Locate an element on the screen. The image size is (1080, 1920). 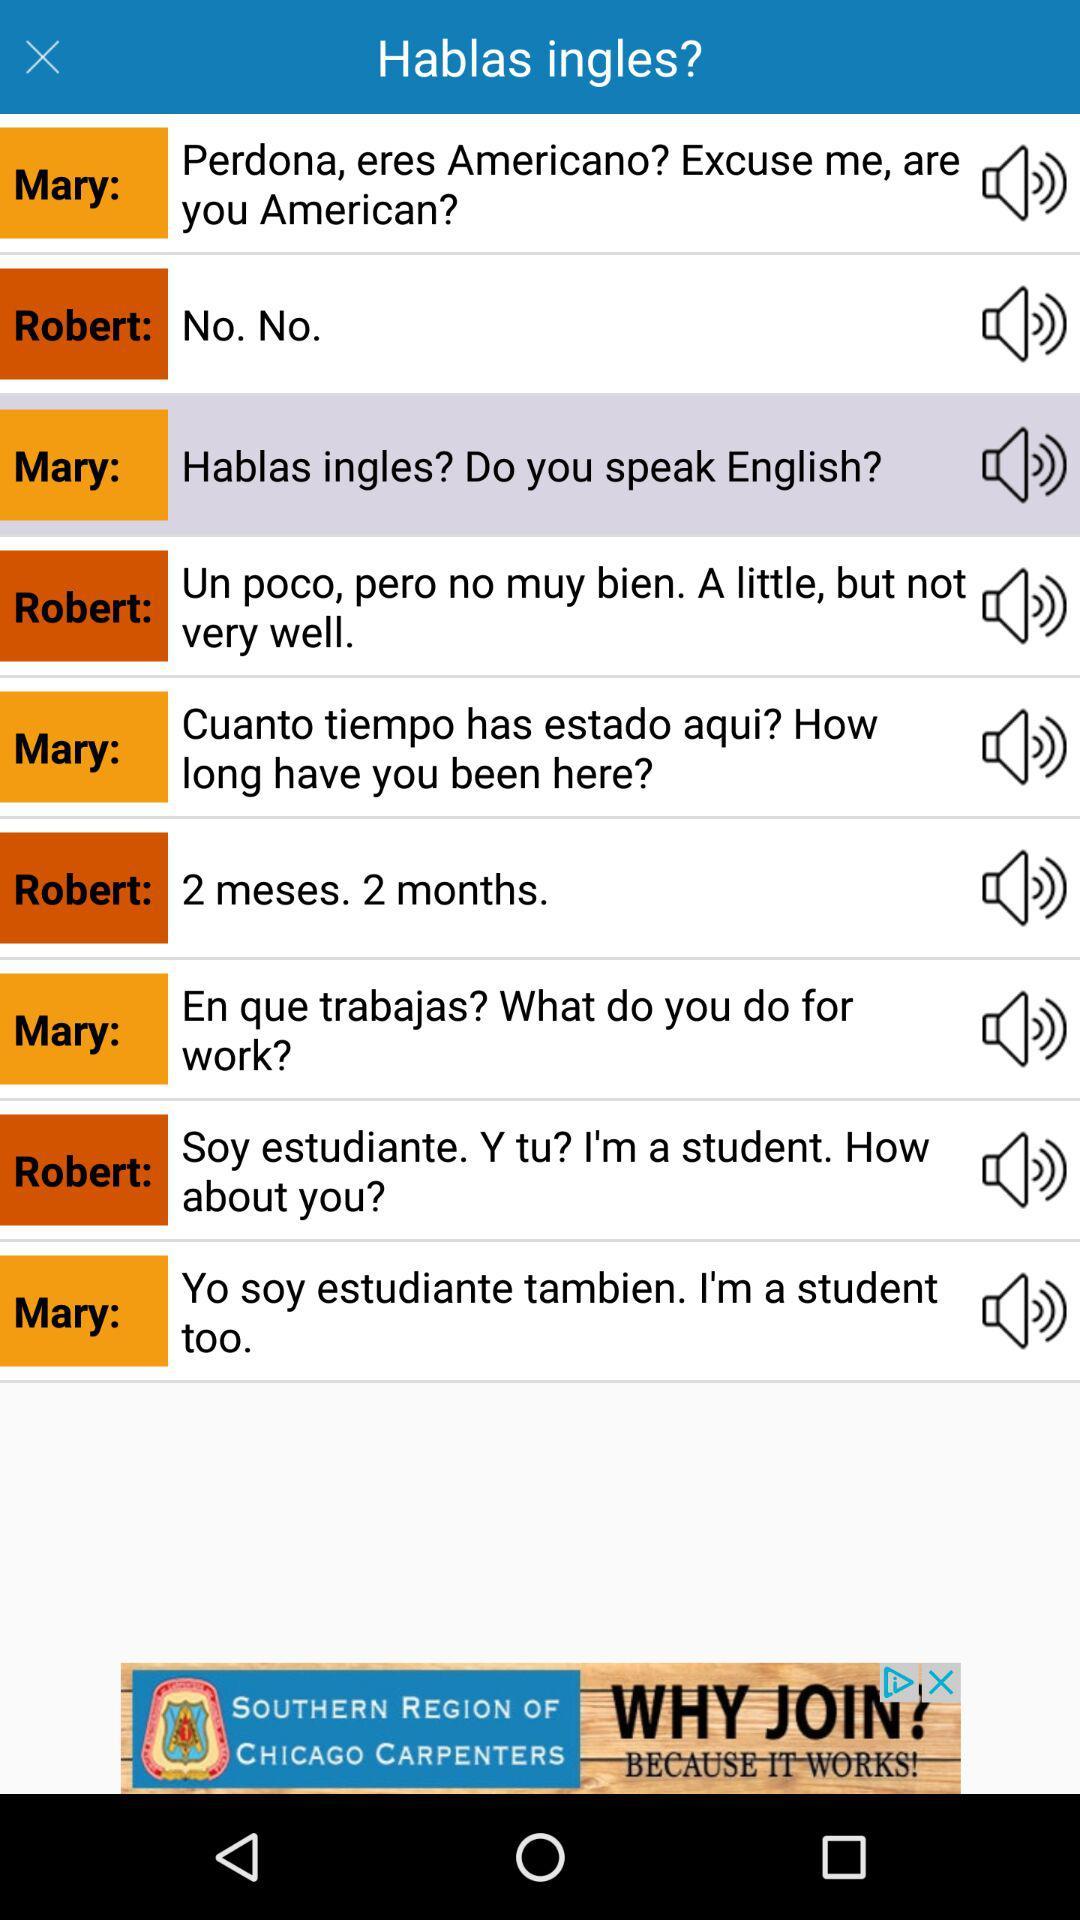
the audio is located at coordinates (1024, 746).